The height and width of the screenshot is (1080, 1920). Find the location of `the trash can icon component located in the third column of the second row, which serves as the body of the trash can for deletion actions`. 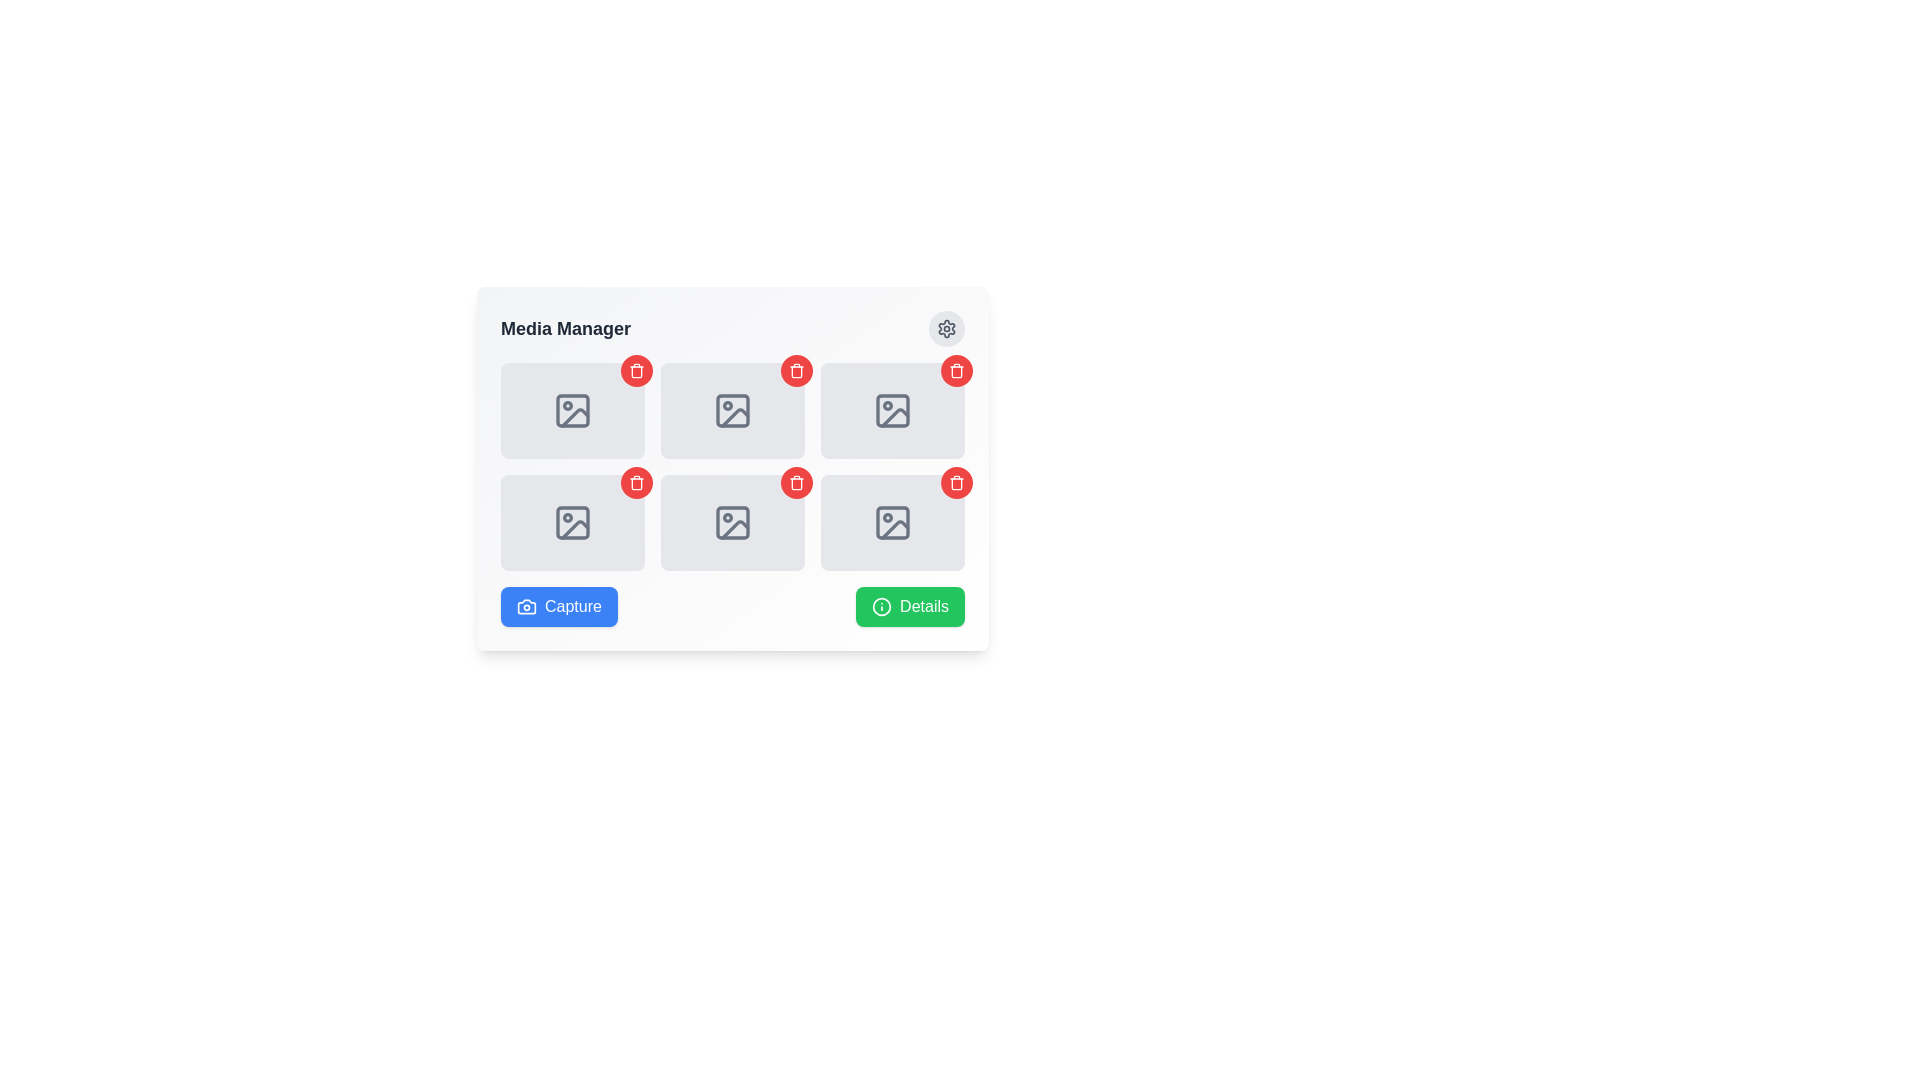

the trash can icon component located in the third column of the second row, which serves as the body of the trash can for deletion actions is located at coordinates (795, 371).